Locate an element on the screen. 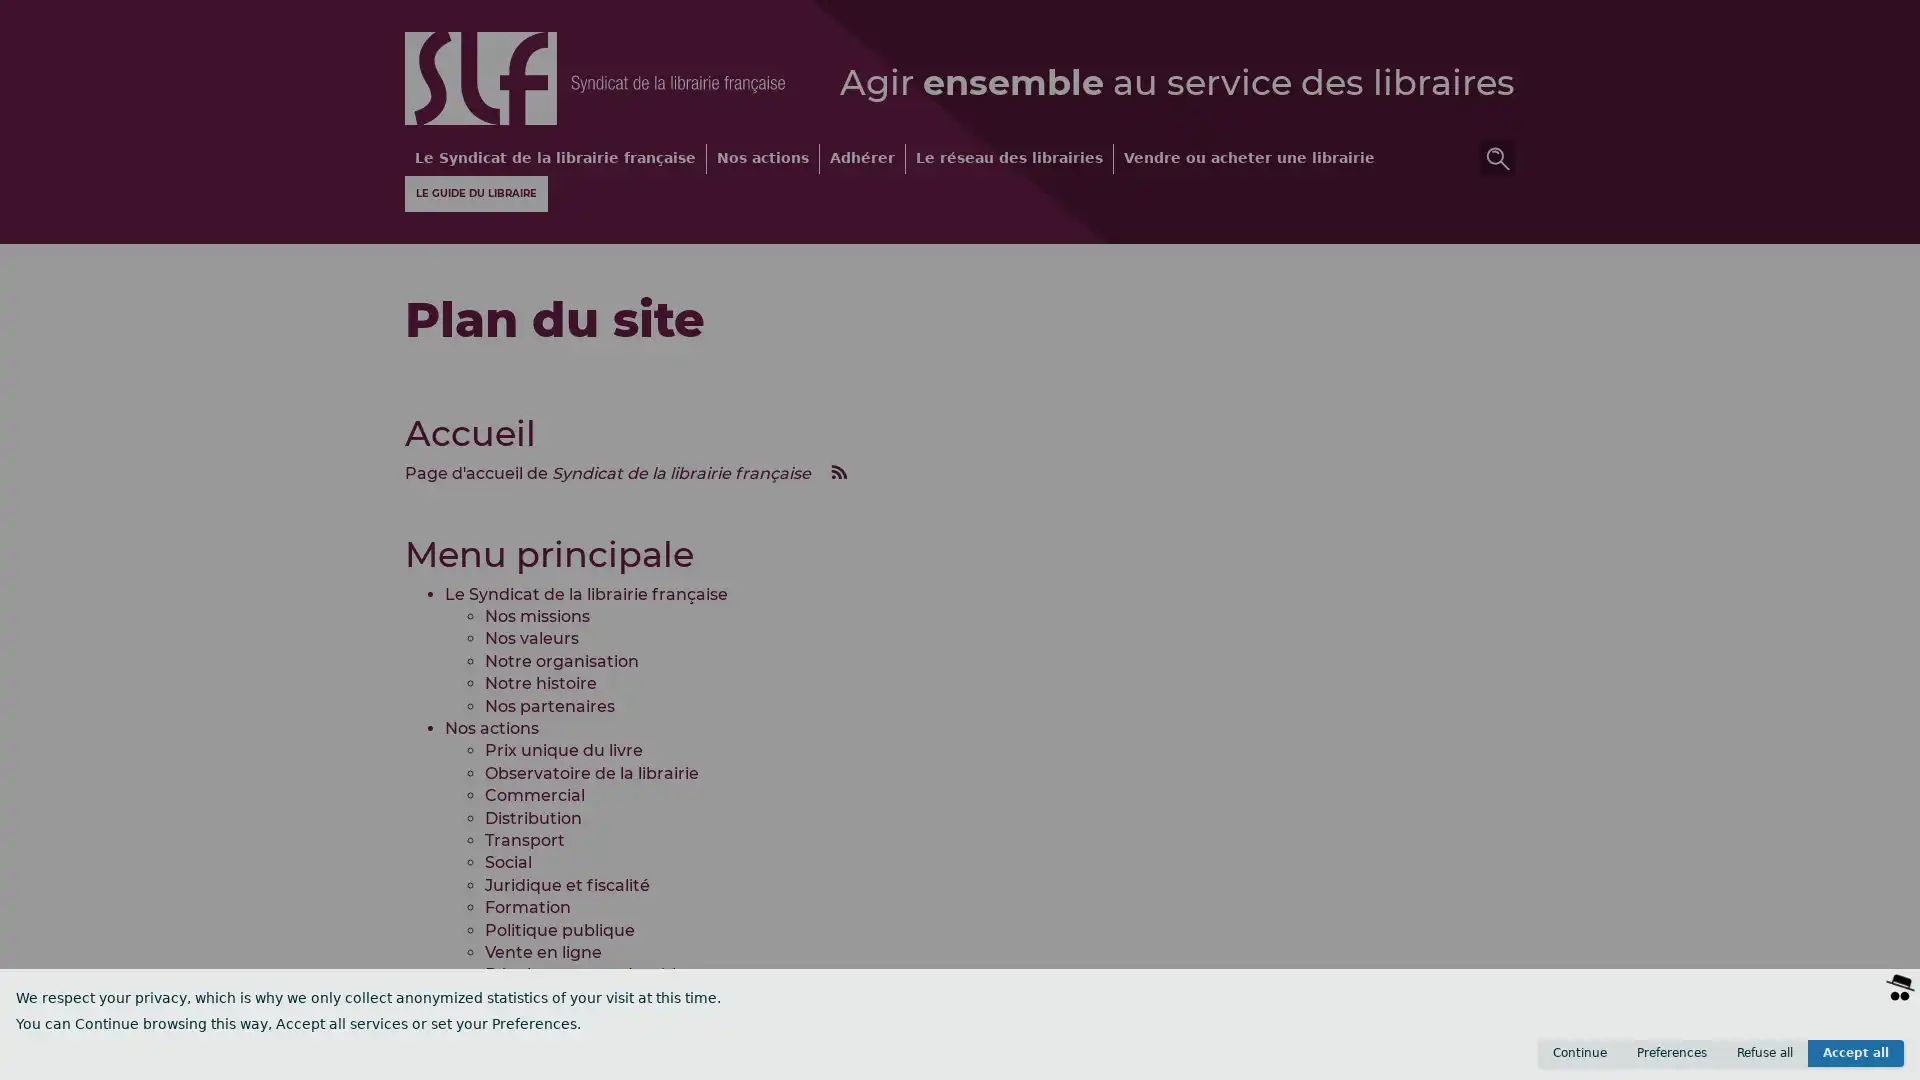  Anonymous is located at coordinates (1710, 1059).